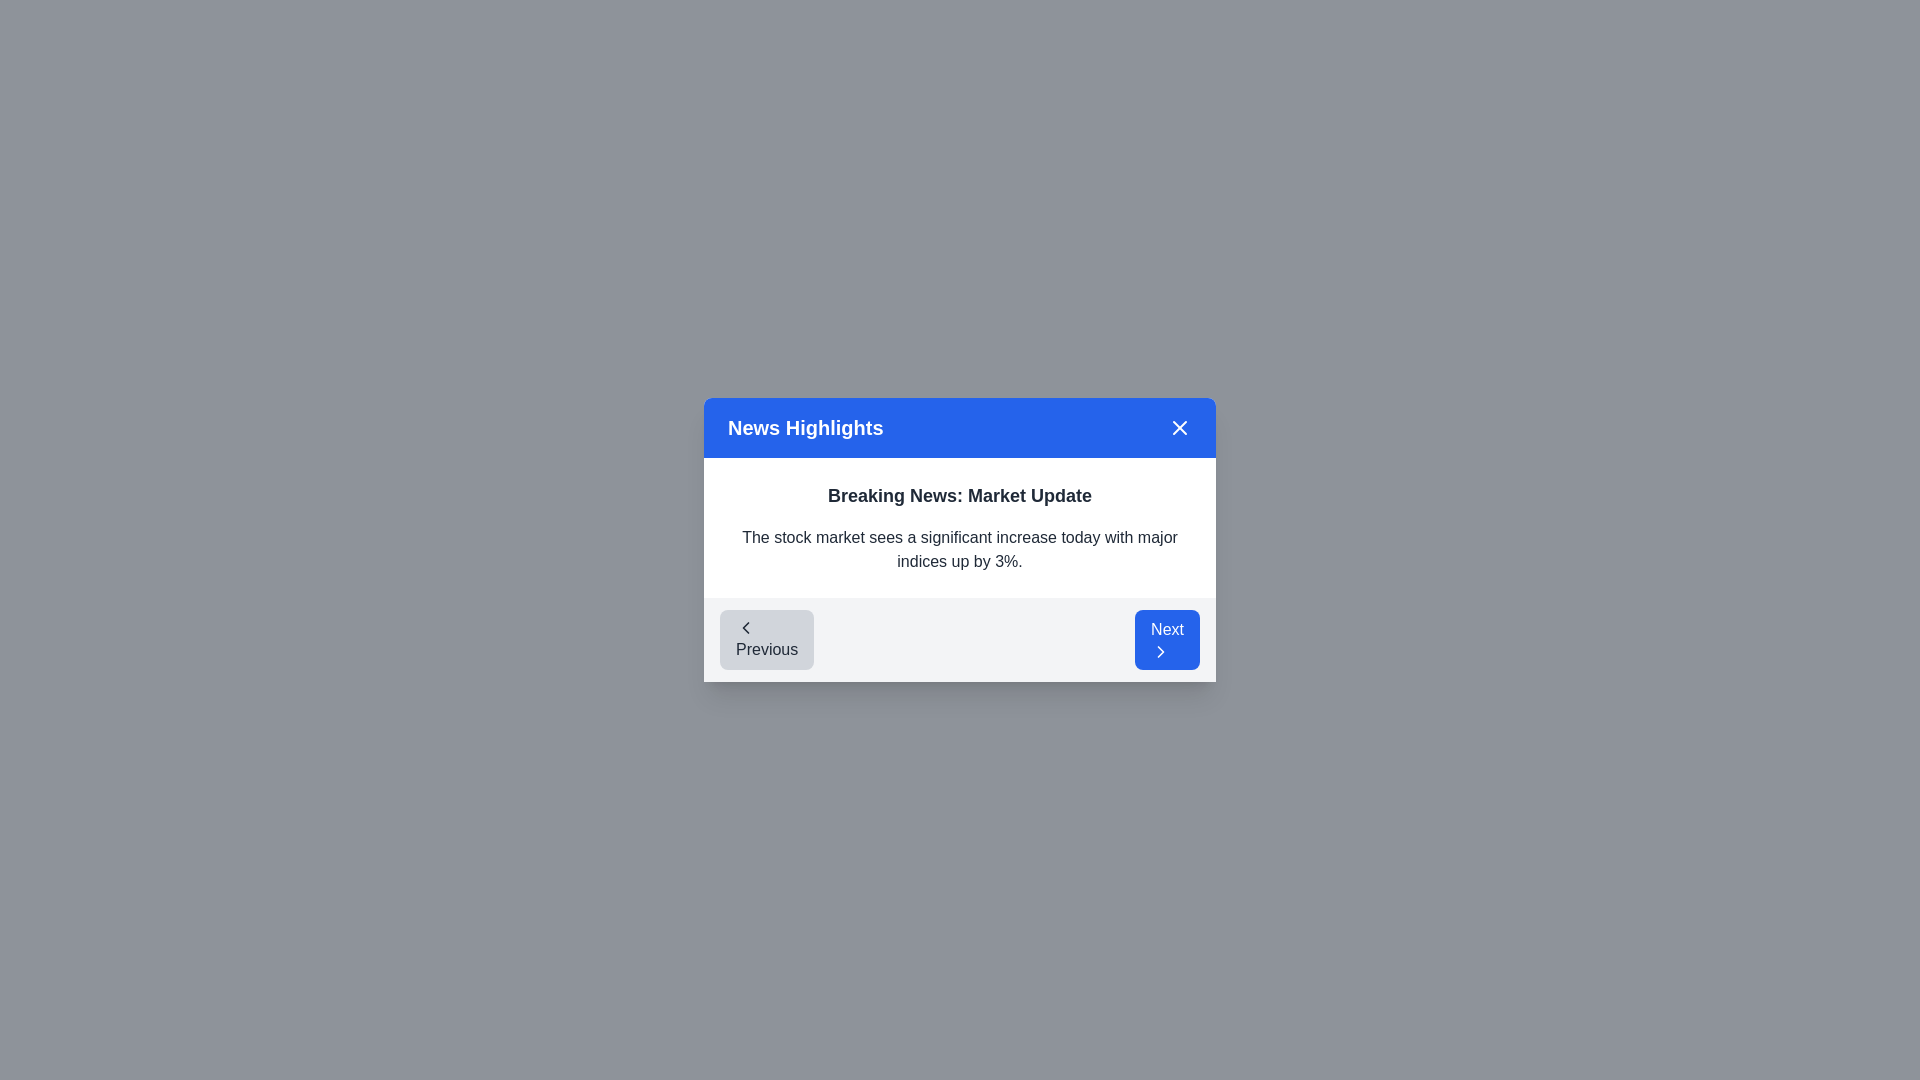 This screenshot has width=1920, height=1080. I want to click on the small red and white cross icon (styled as a diagonal 'X') located in the top-right corner of the blue header labeled 'News Highlights', so click(1180, 427).